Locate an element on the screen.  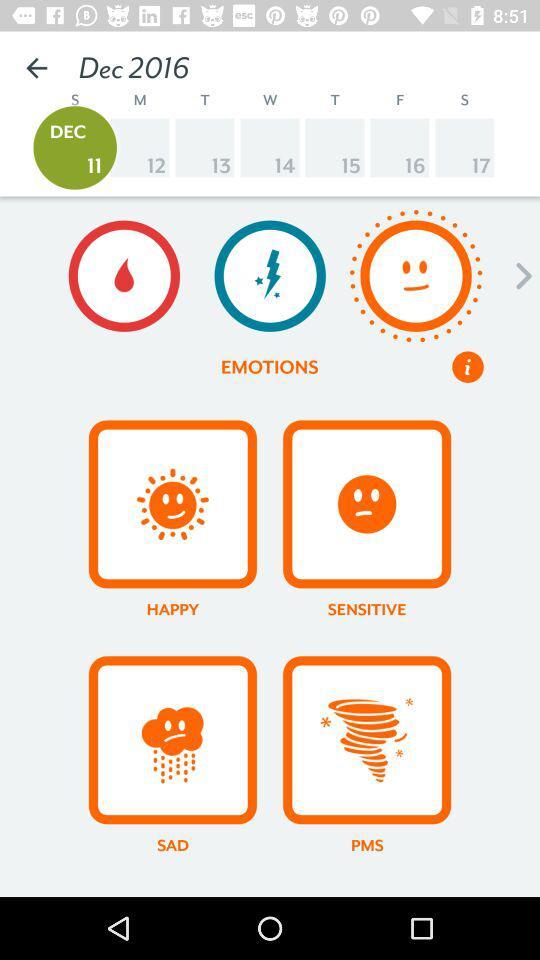
the arrow_forward icon is located at coordinates (518, 275).